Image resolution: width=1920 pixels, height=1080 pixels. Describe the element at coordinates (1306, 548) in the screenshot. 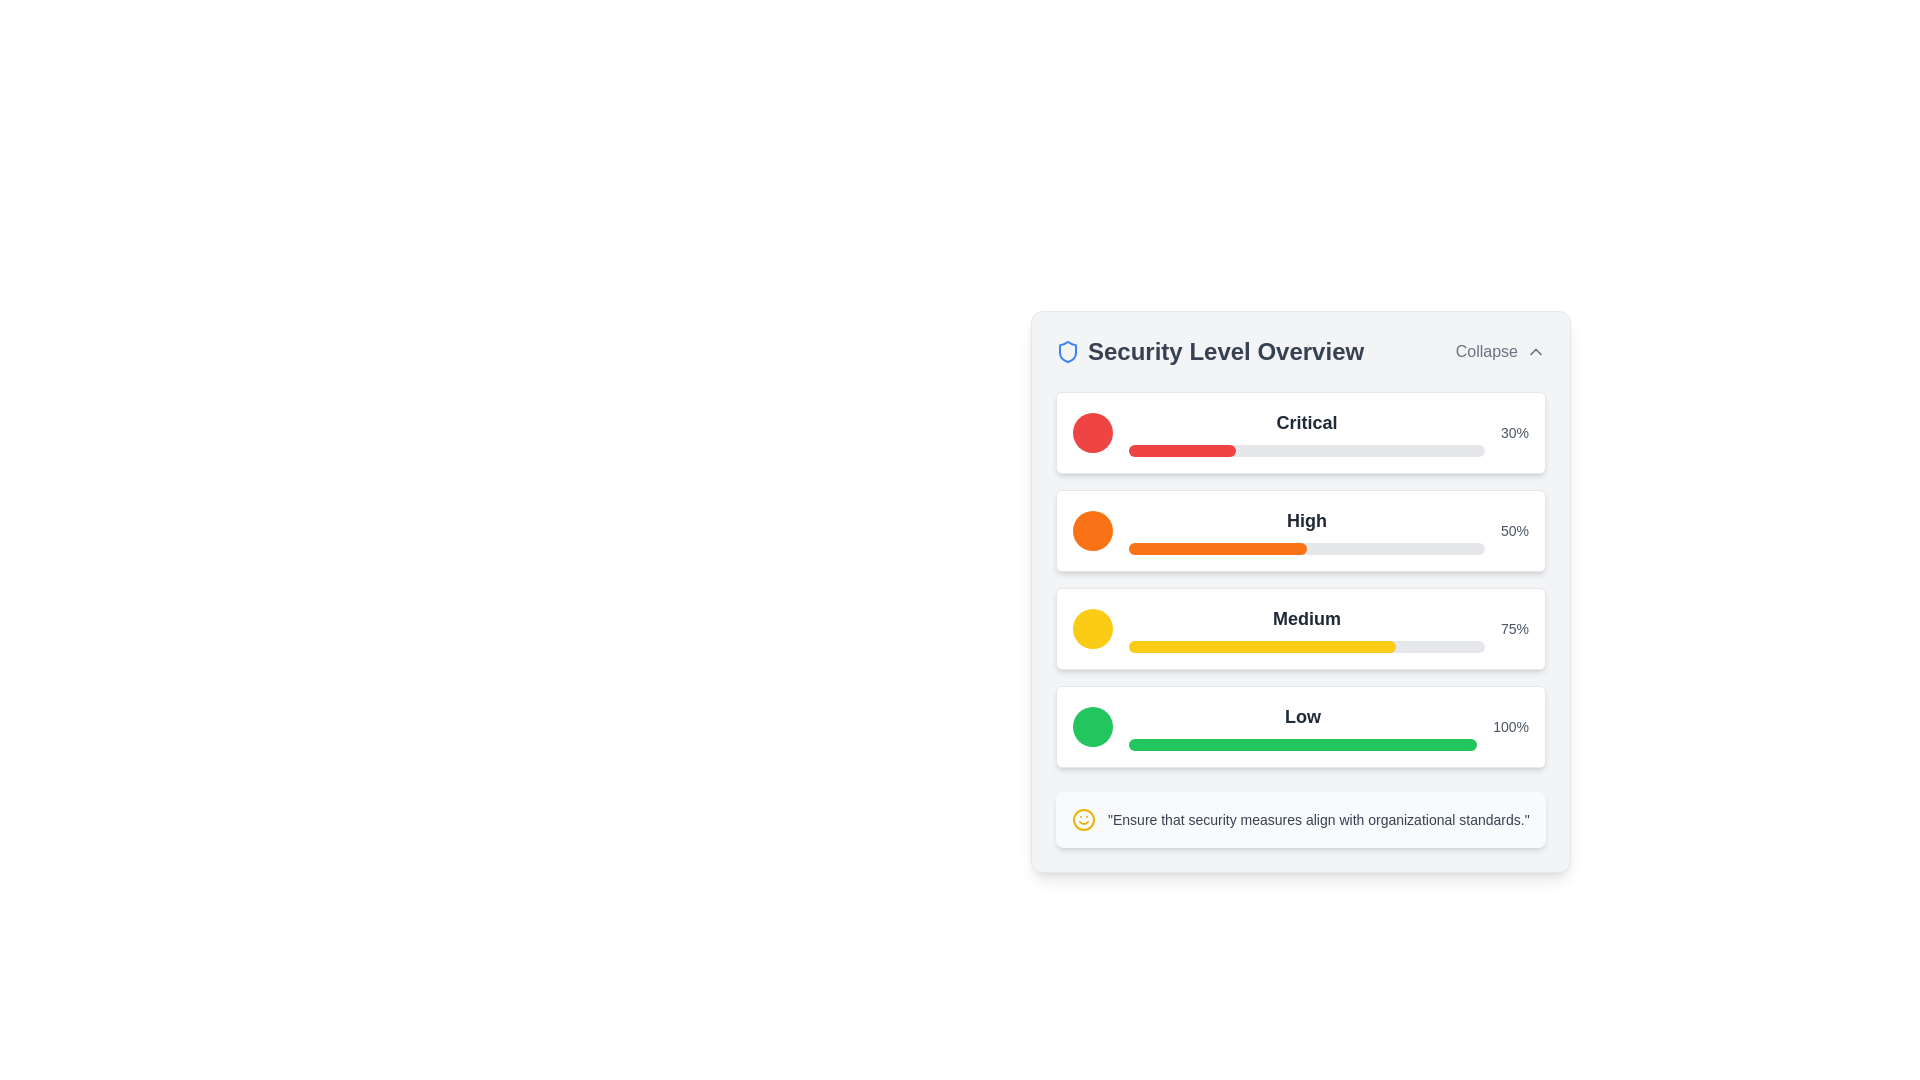

I see `the second progress bar that indicates a 'High' level of progression, visually represented with 50% orange fill, located under the label 'High'` at that location.